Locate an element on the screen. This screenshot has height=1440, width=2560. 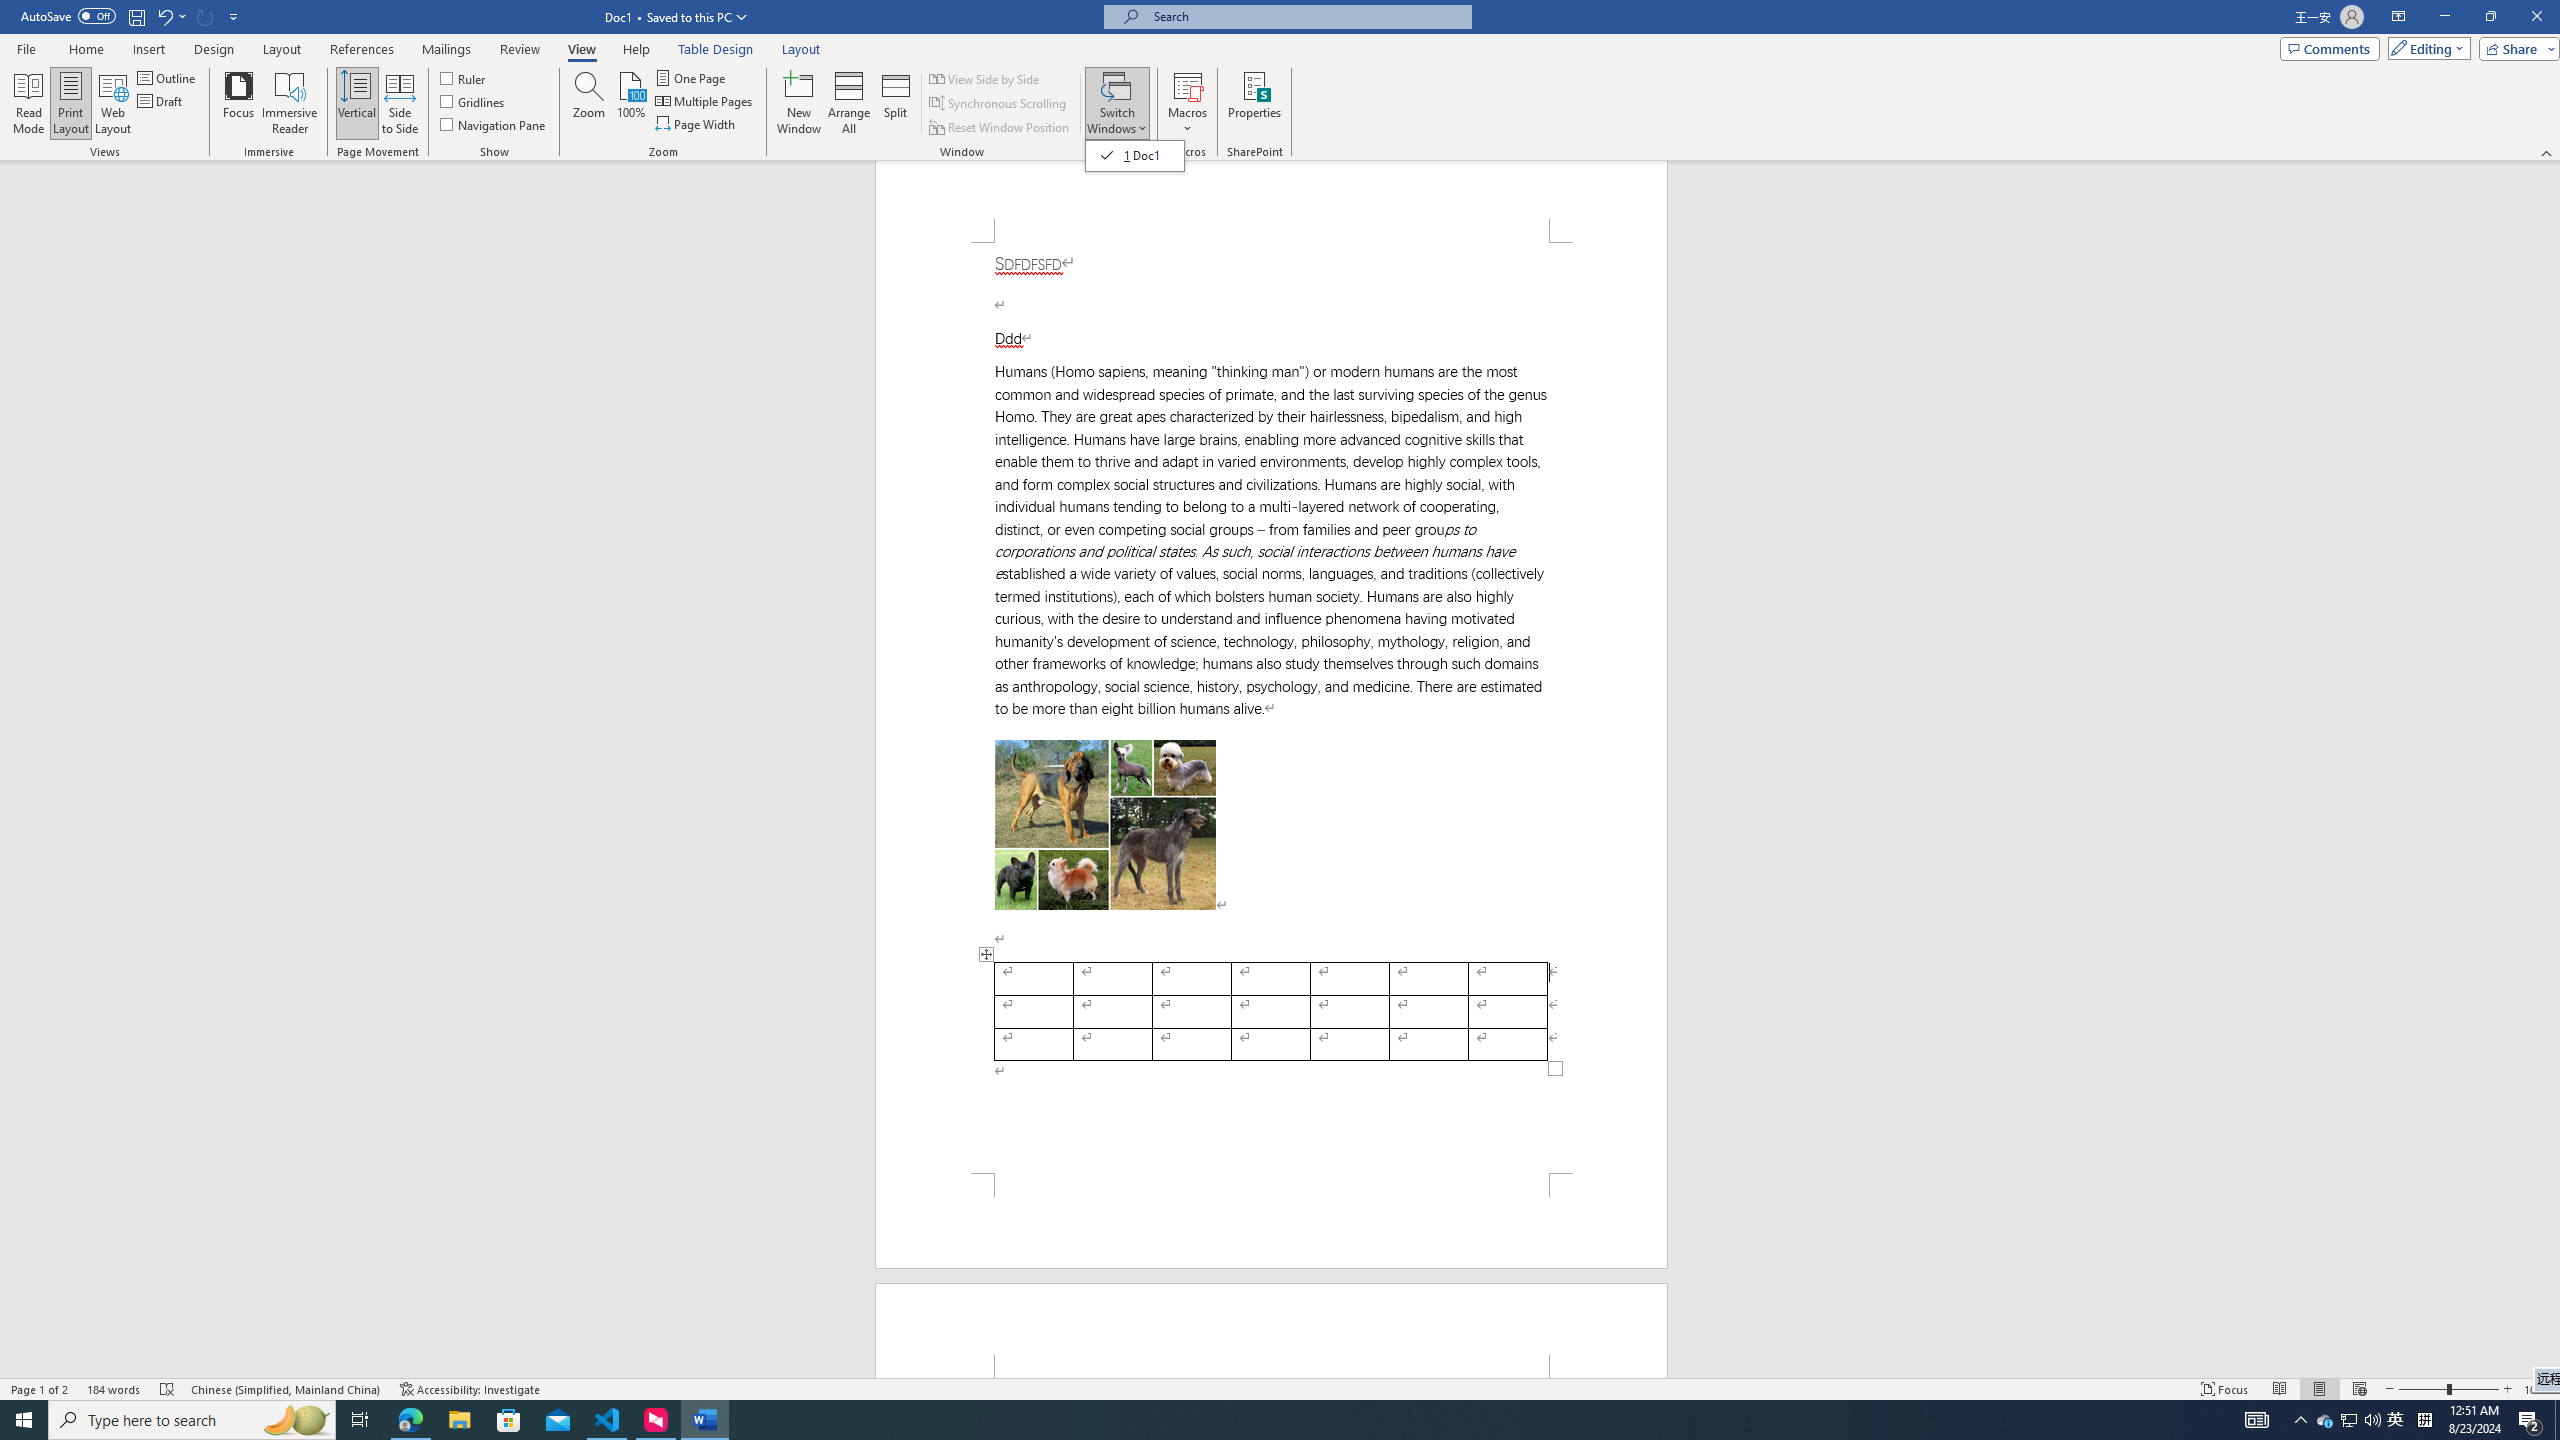
'Zoom Out' is located at coordinates (2422, 1389).